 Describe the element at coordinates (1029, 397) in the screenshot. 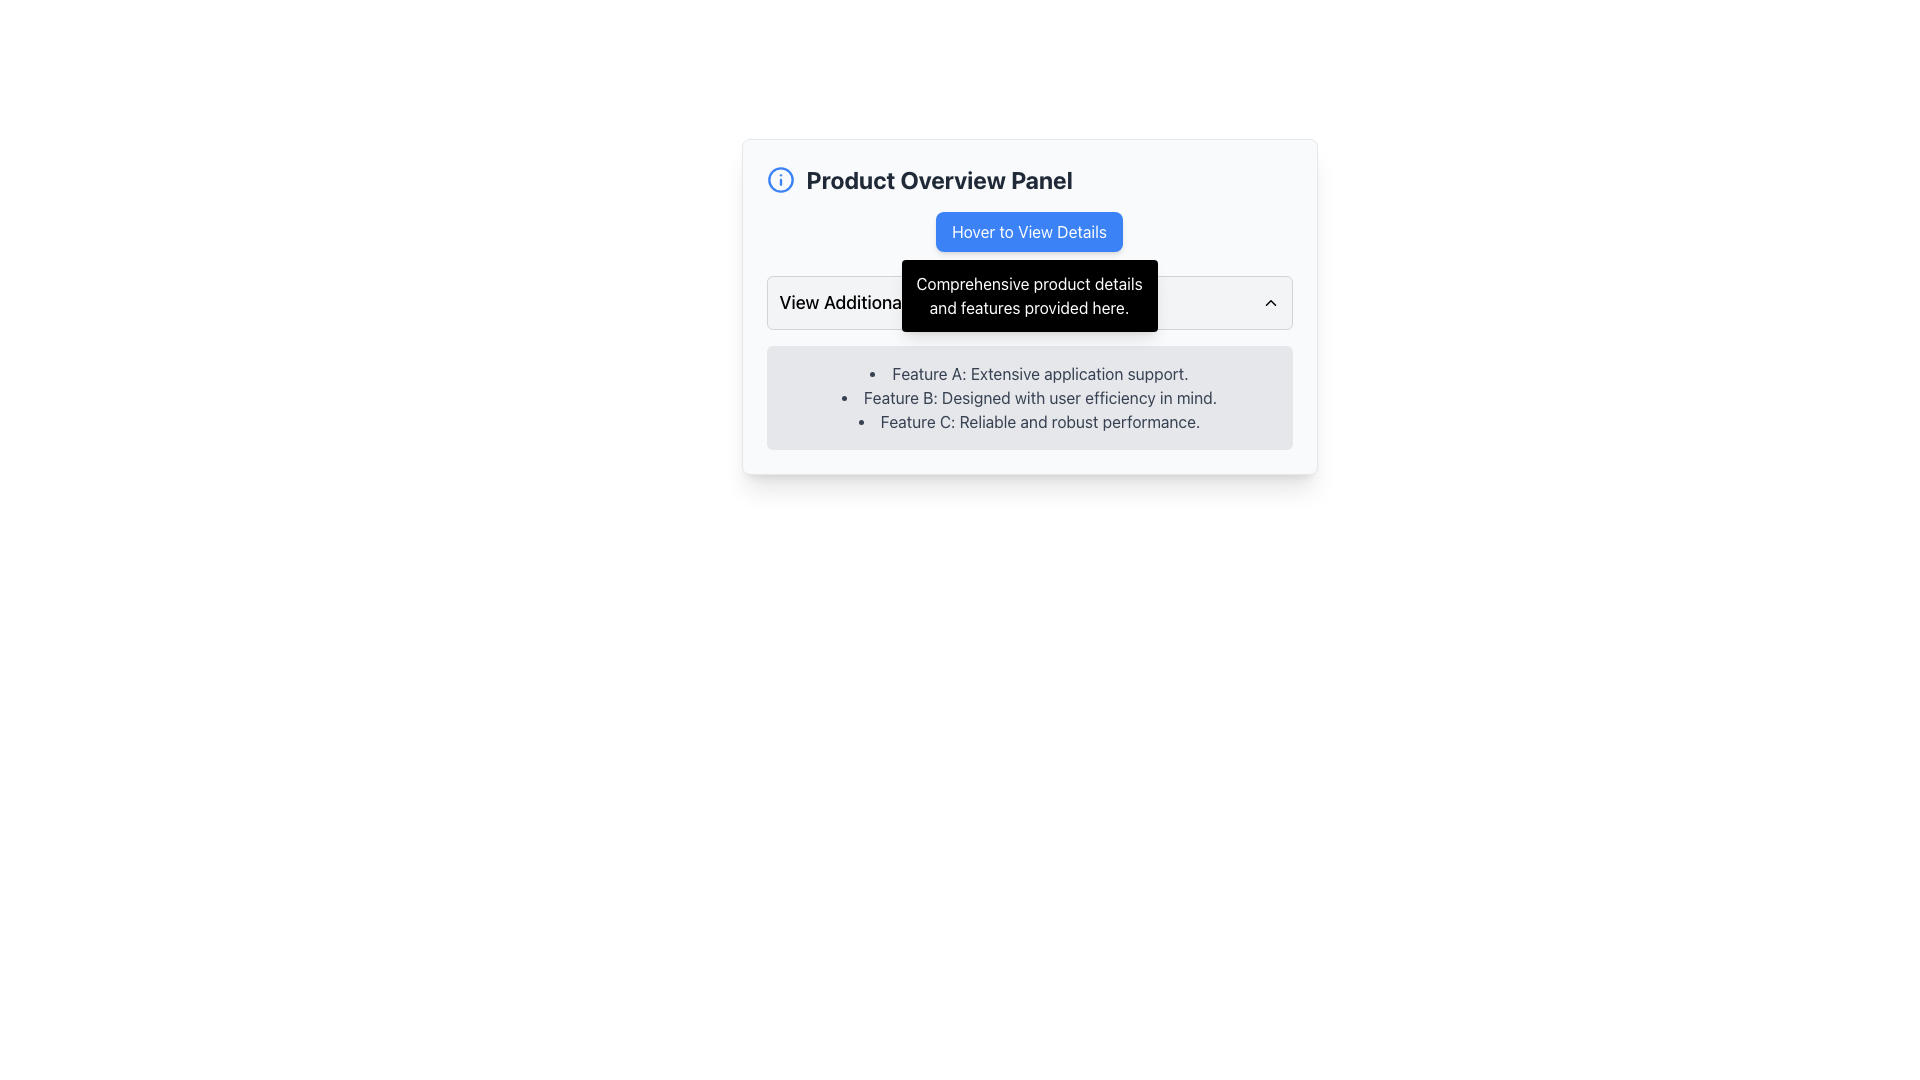

I see `the second bullet point in the list displaying 'Feature B: Designed with user efficiency in mind.'` at that location.